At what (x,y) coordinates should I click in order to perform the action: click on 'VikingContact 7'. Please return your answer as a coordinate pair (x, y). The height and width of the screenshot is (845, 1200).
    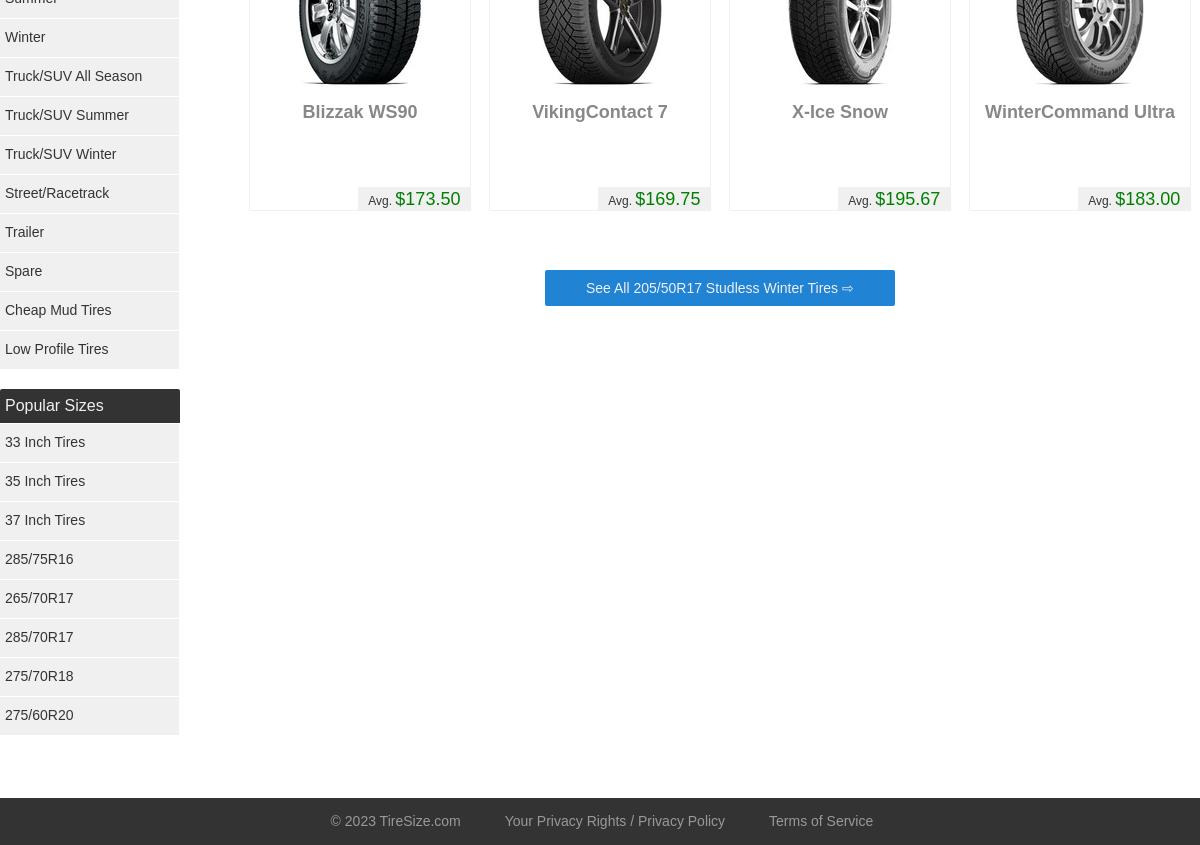
    Looking at the image, I should click on (598, 111).